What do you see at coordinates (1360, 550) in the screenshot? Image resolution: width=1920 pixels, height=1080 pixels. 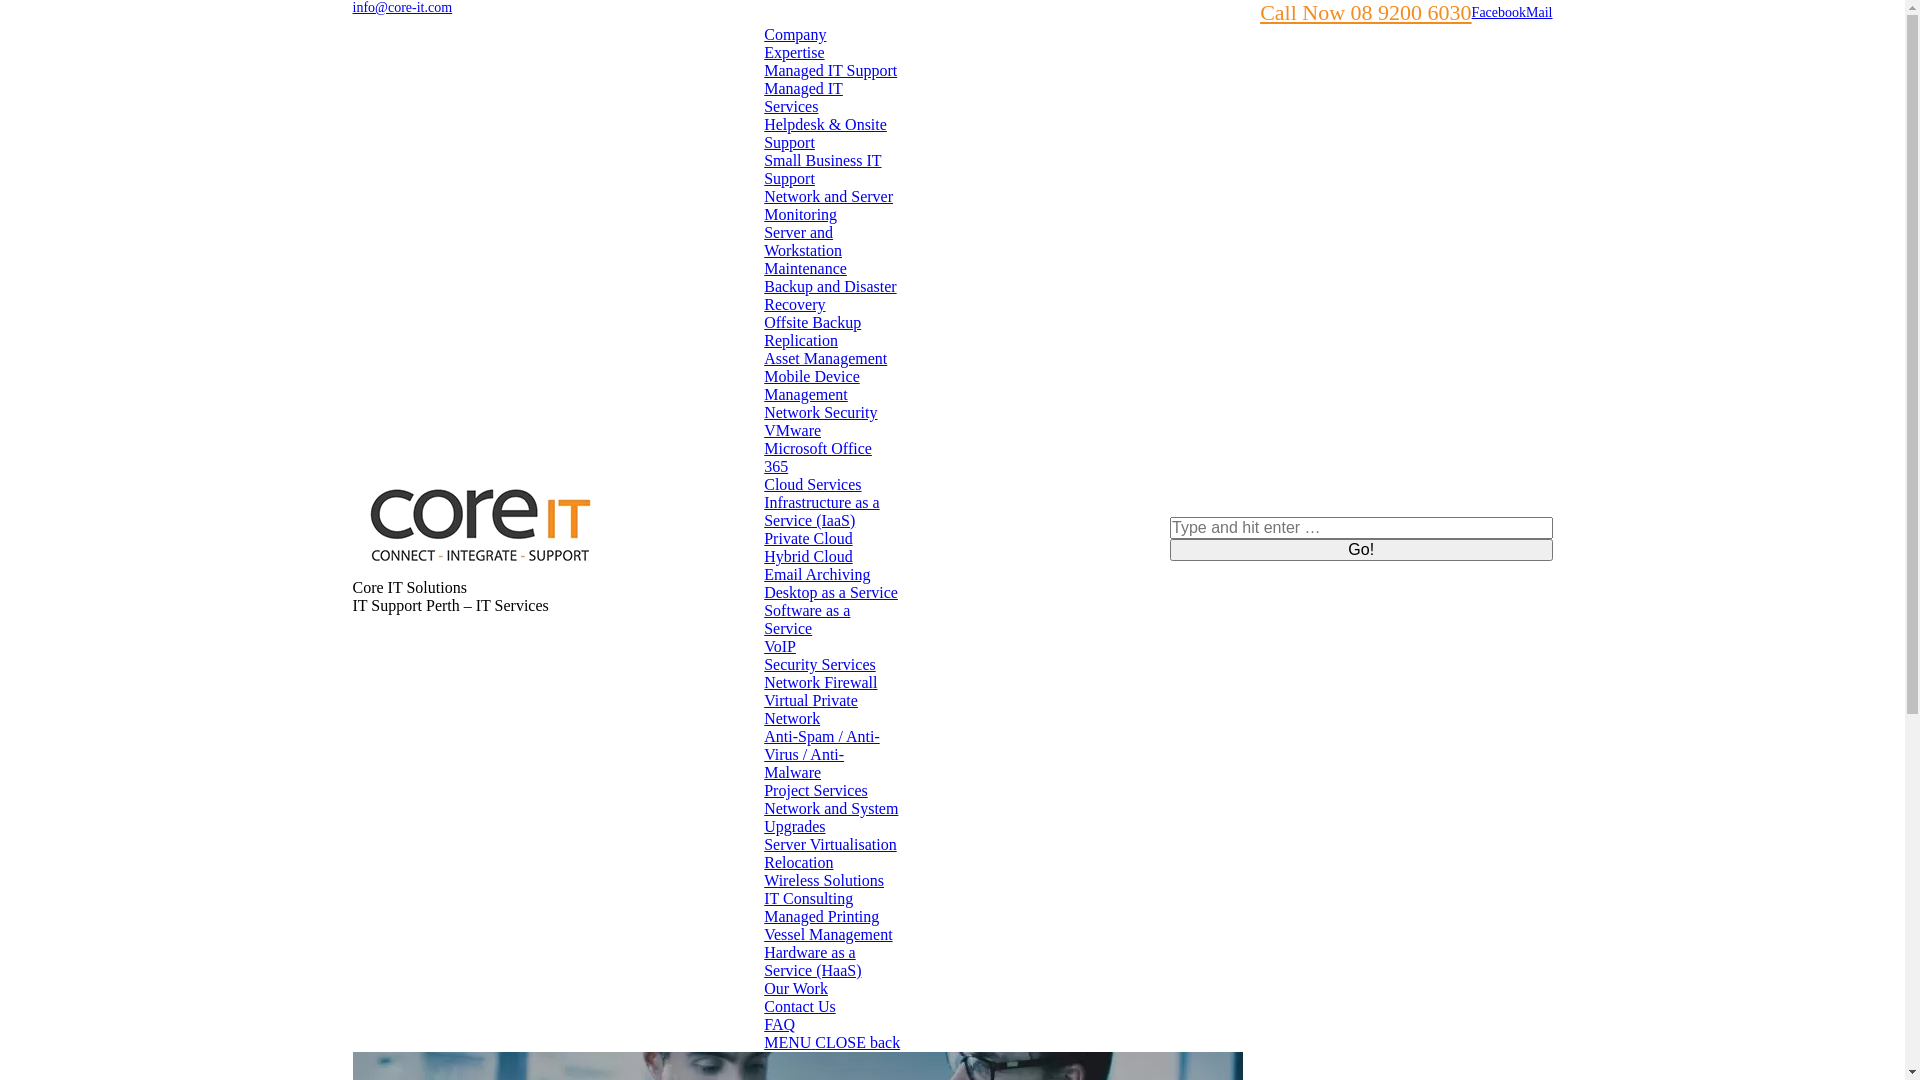 I see `'Go!'` at bounding box center [1360, 550].